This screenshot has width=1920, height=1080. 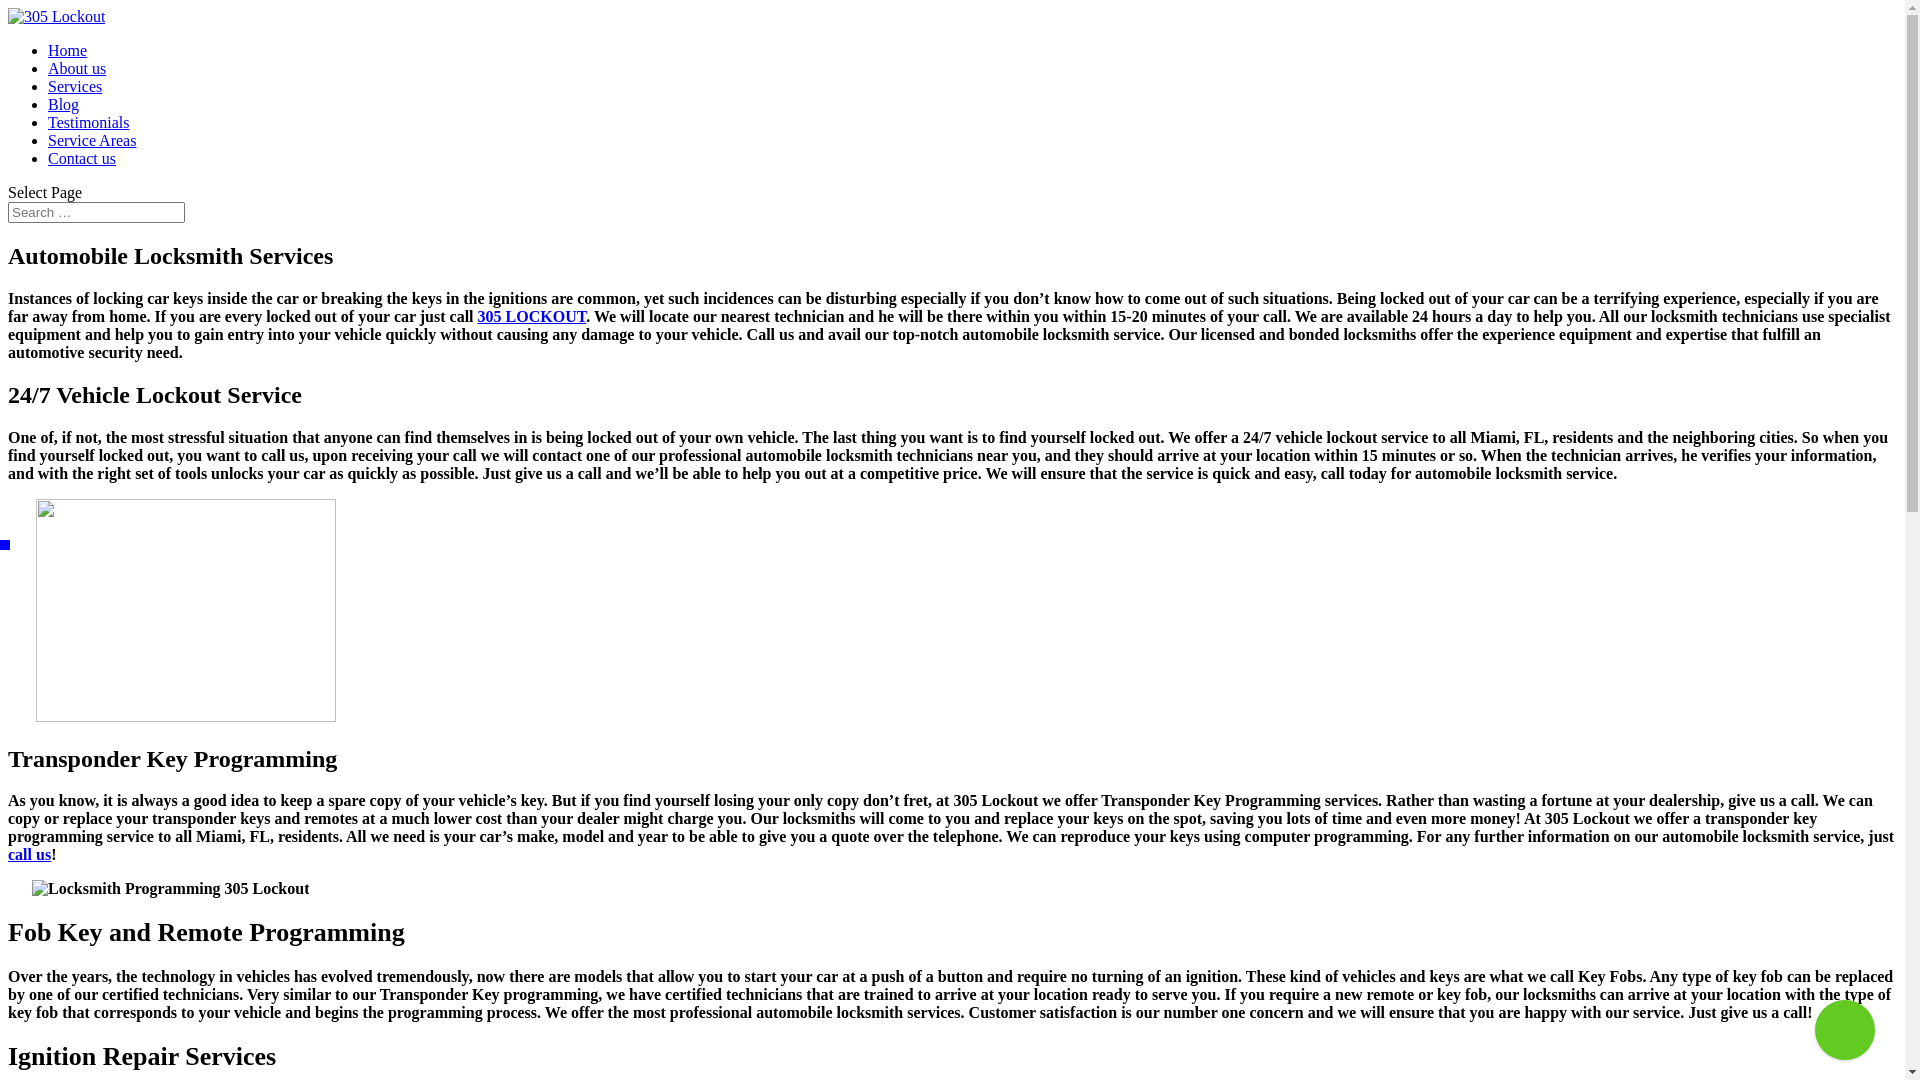 What do you see at coordinates (67, 49) in the screenshot?
I see `'Home'` at bounding box center [67, 49].